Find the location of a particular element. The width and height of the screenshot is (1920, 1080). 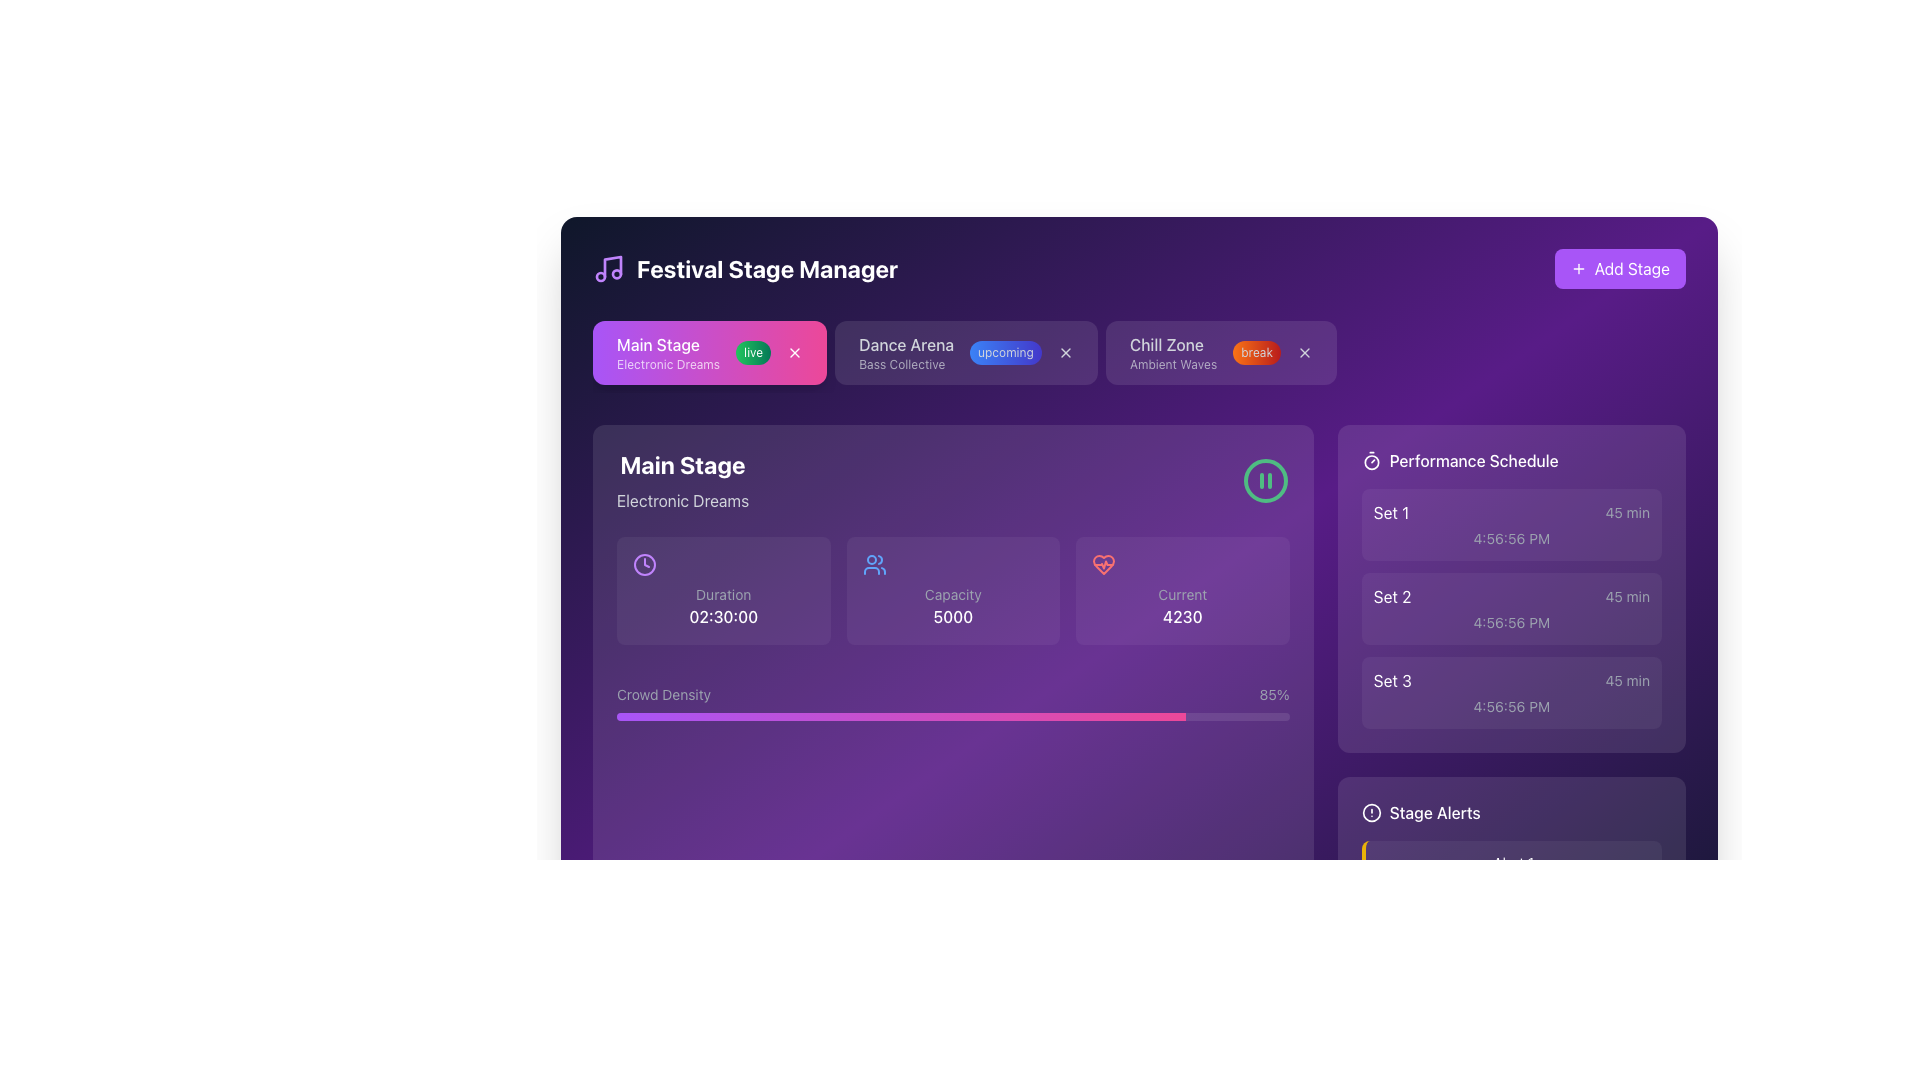

the first scheduled item in the 'Performance Schedule' section, which displays the set number and its duration is located at coordinates (1511, 512).